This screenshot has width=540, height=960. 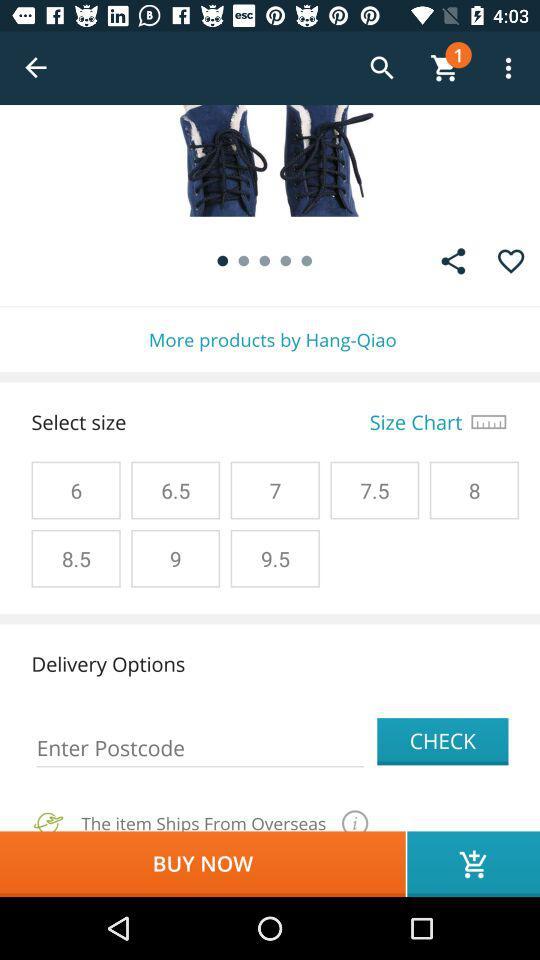 I want to click on the more option  beside cart button, so click(x=508, y=68).